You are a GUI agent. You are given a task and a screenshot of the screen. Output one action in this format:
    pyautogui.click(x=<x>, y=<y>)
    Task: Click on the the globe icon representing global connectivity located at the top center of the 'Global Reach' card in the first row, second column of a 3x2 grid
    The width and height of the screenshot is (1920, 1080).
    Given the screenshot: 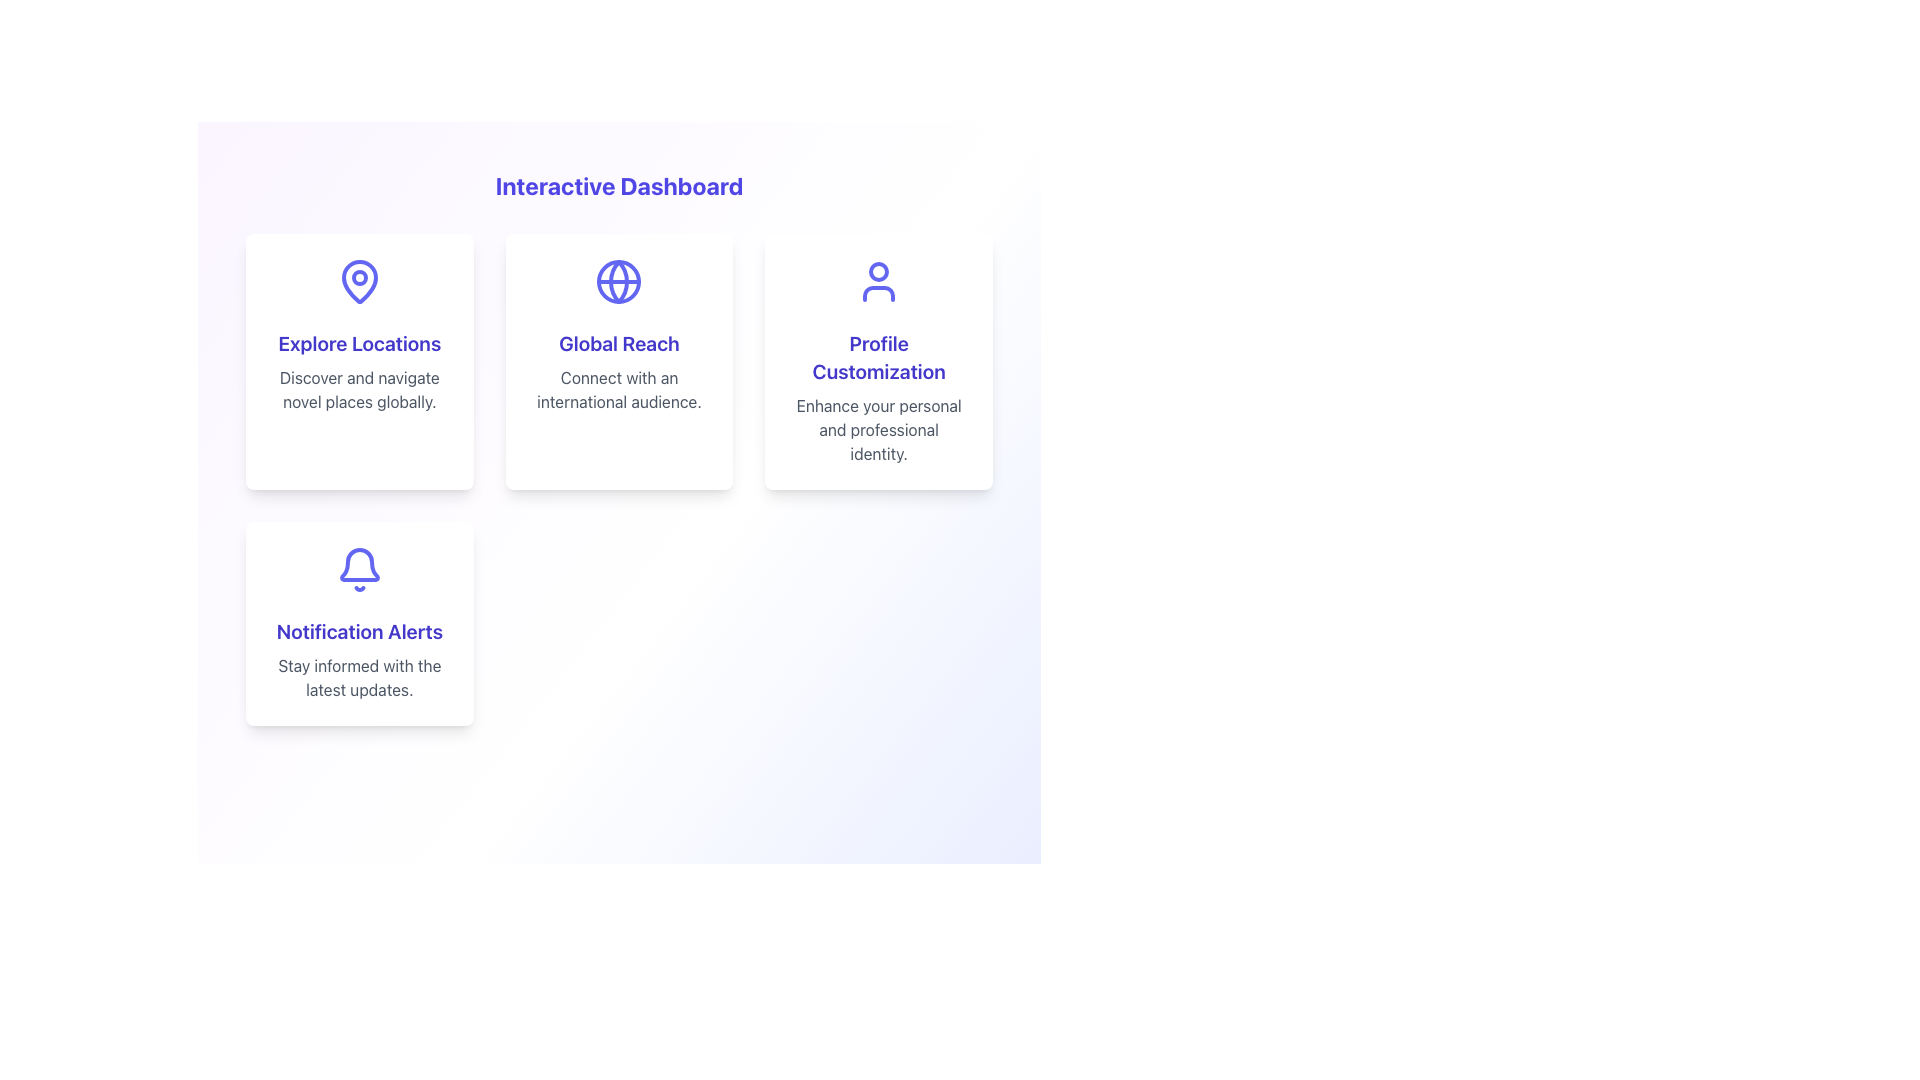 What is the action you would take?
    pyautogui.click(x=618, y=281)
    